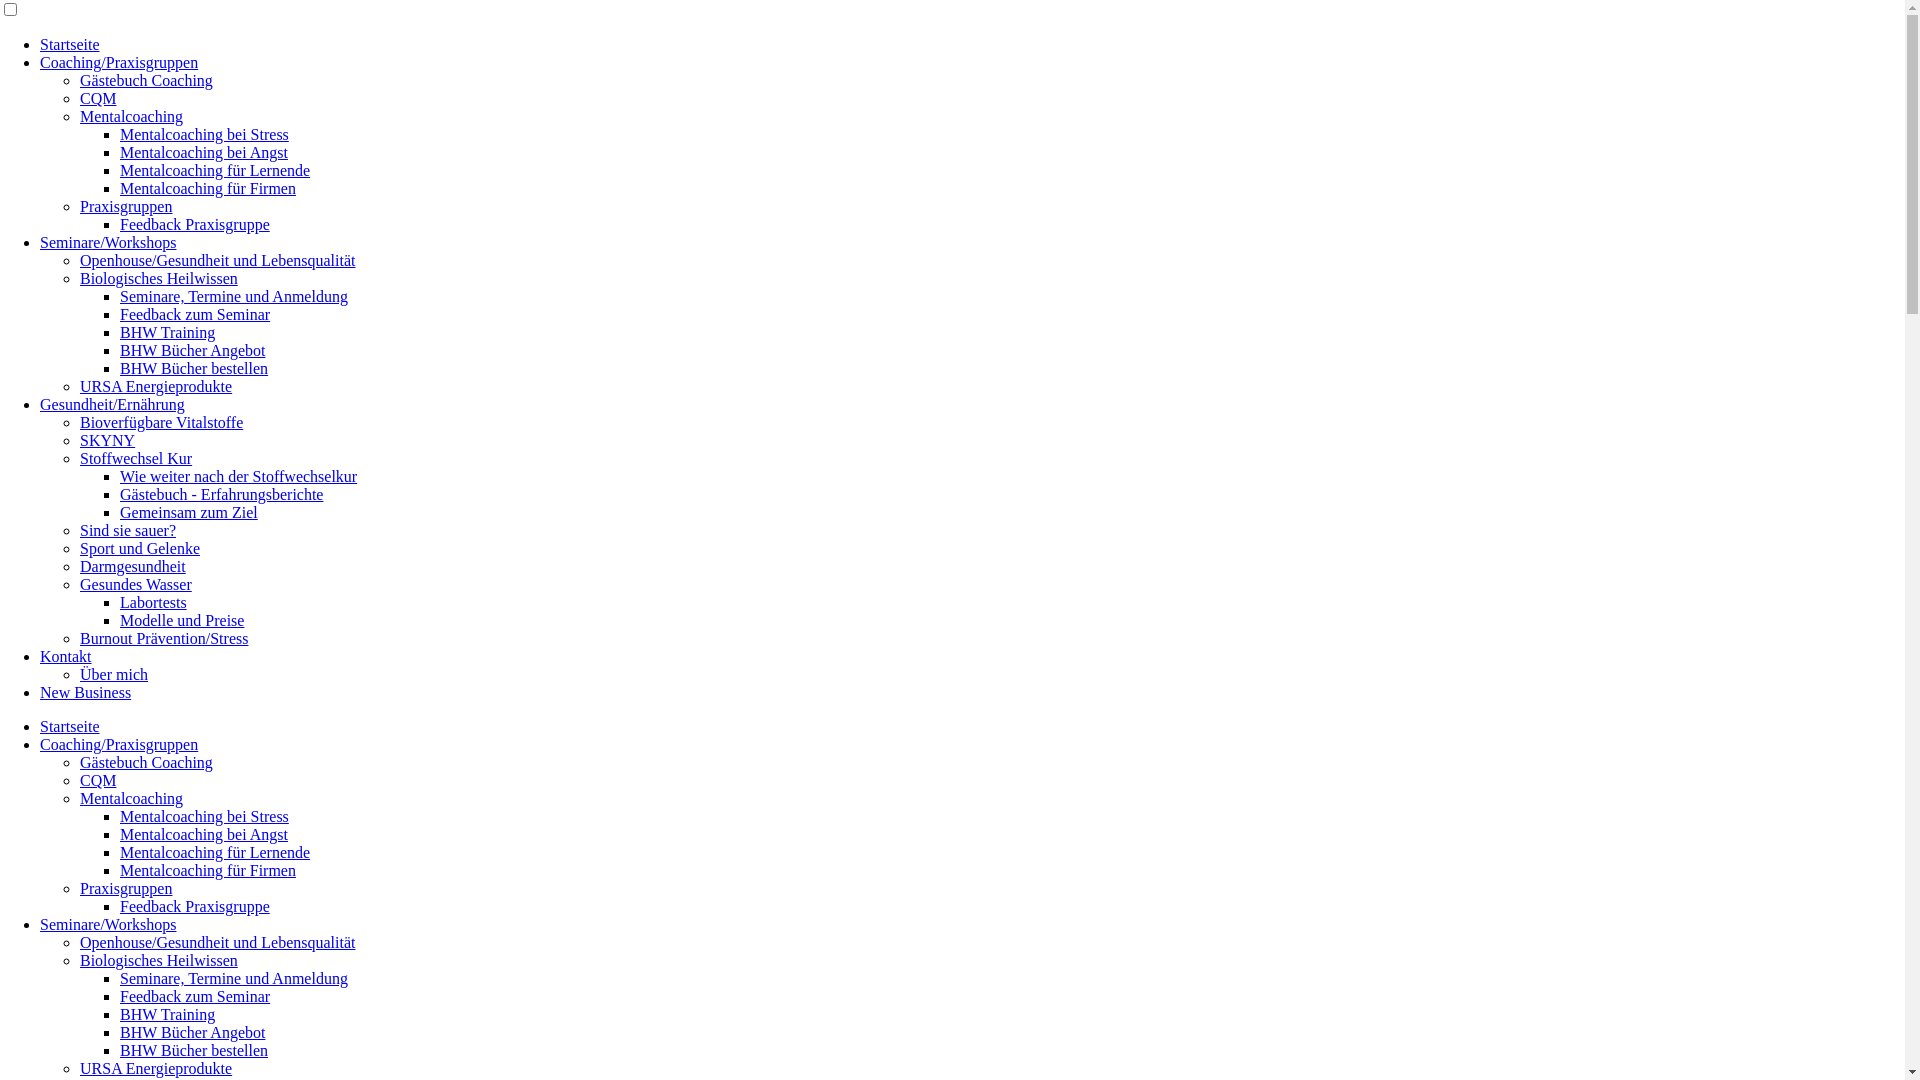 This screenshot has height=1080, width=1920. What do you see at coordinates (80, 566) in the screenshot?
I see `'Darmgesundheit'` at bounding box center [80, 566].